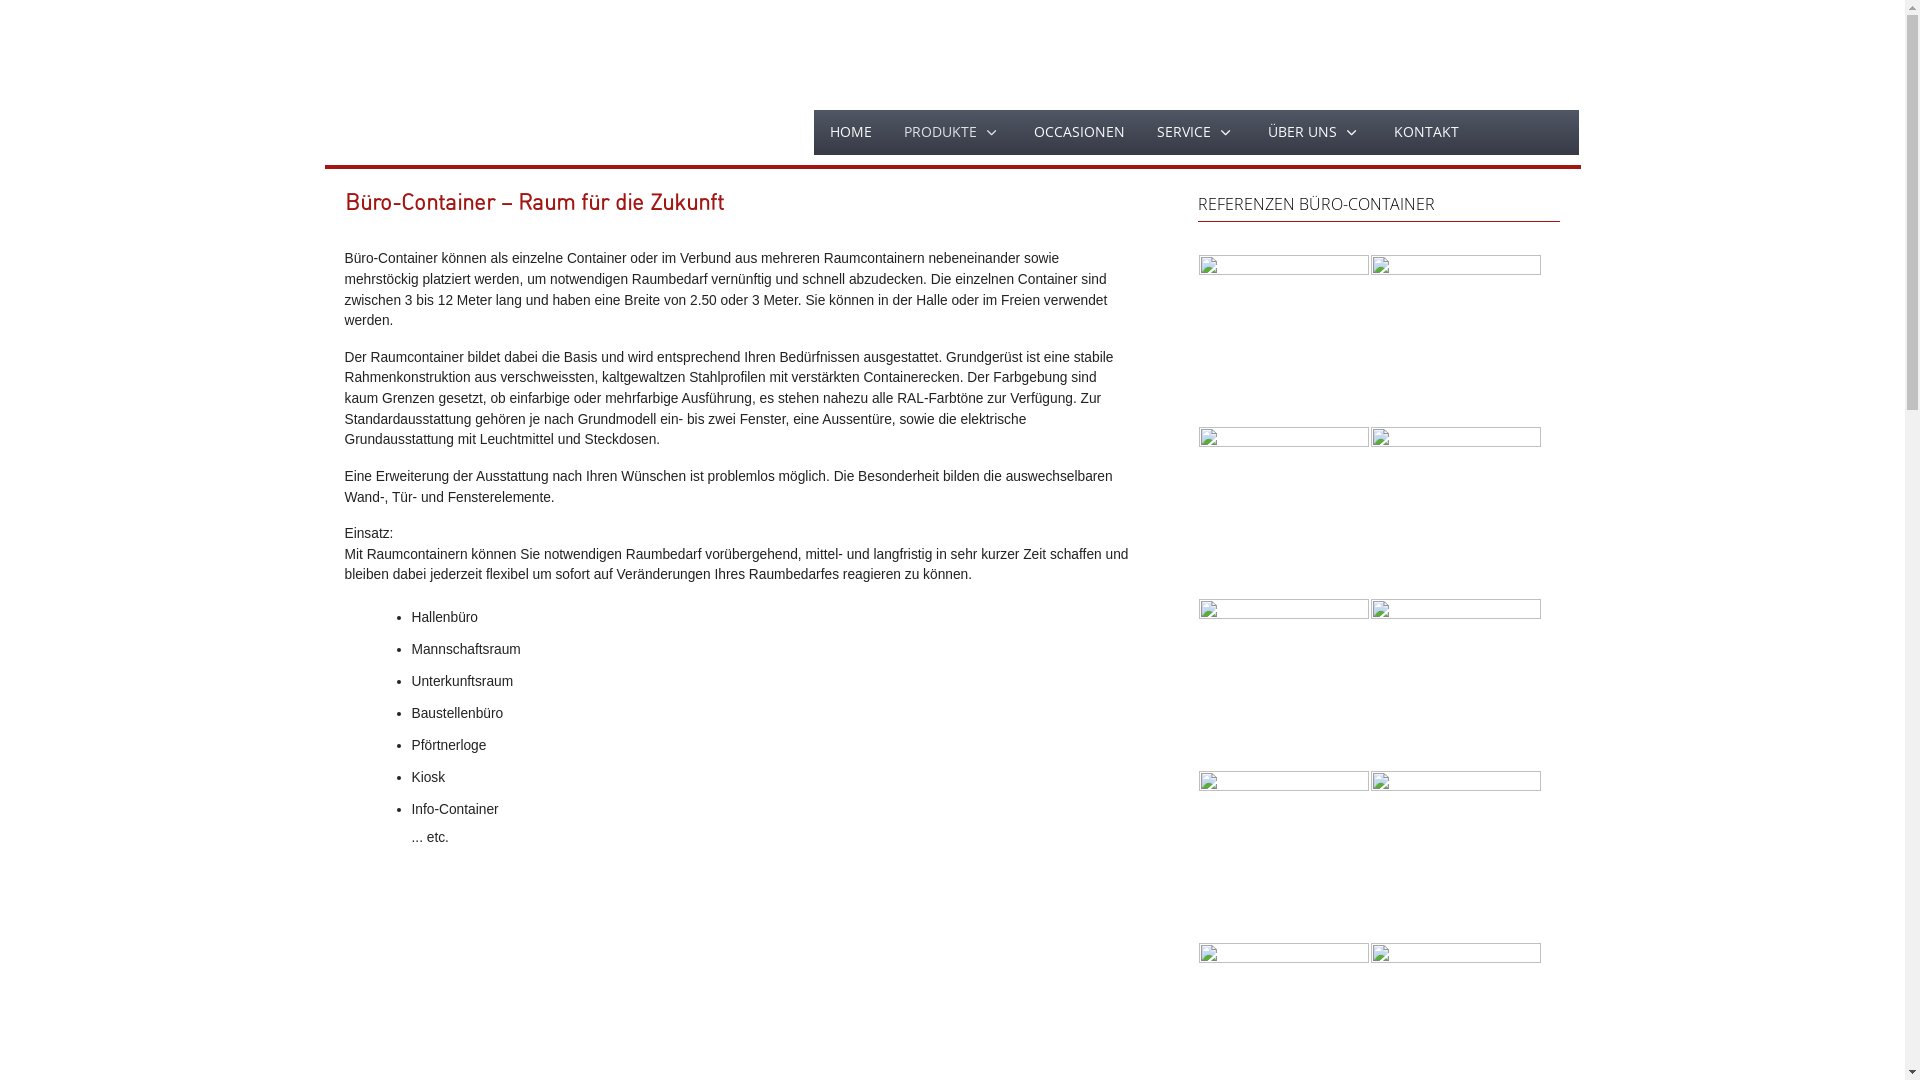 Image resolution: width=1920 pixels, height=1080 pixels. What do you see at coordinates (1078, 131) in the screenshot?
I see `'OCCASIONEN'` at bounding box center [1078, 131].